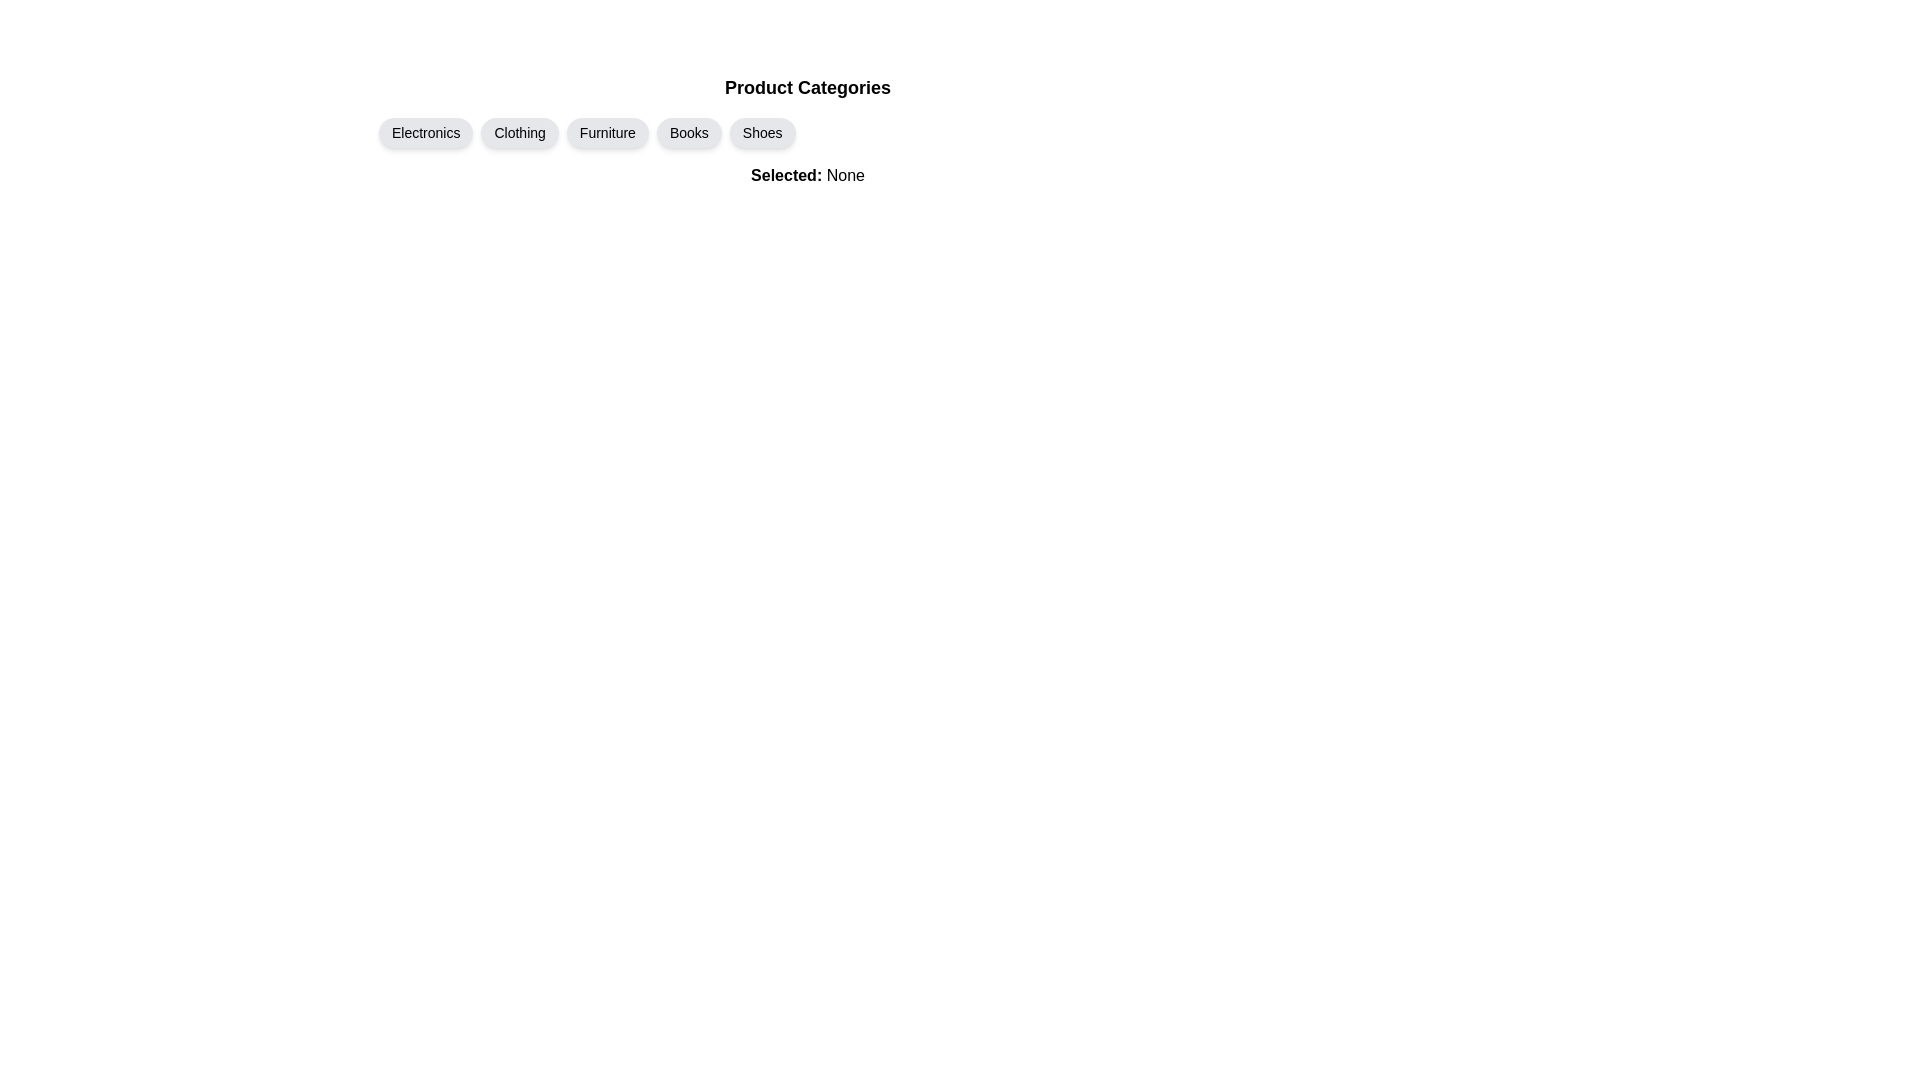 The image size is (1920, 1080). I want to click on the Books chip to toggle its selection, so click(689, 132).